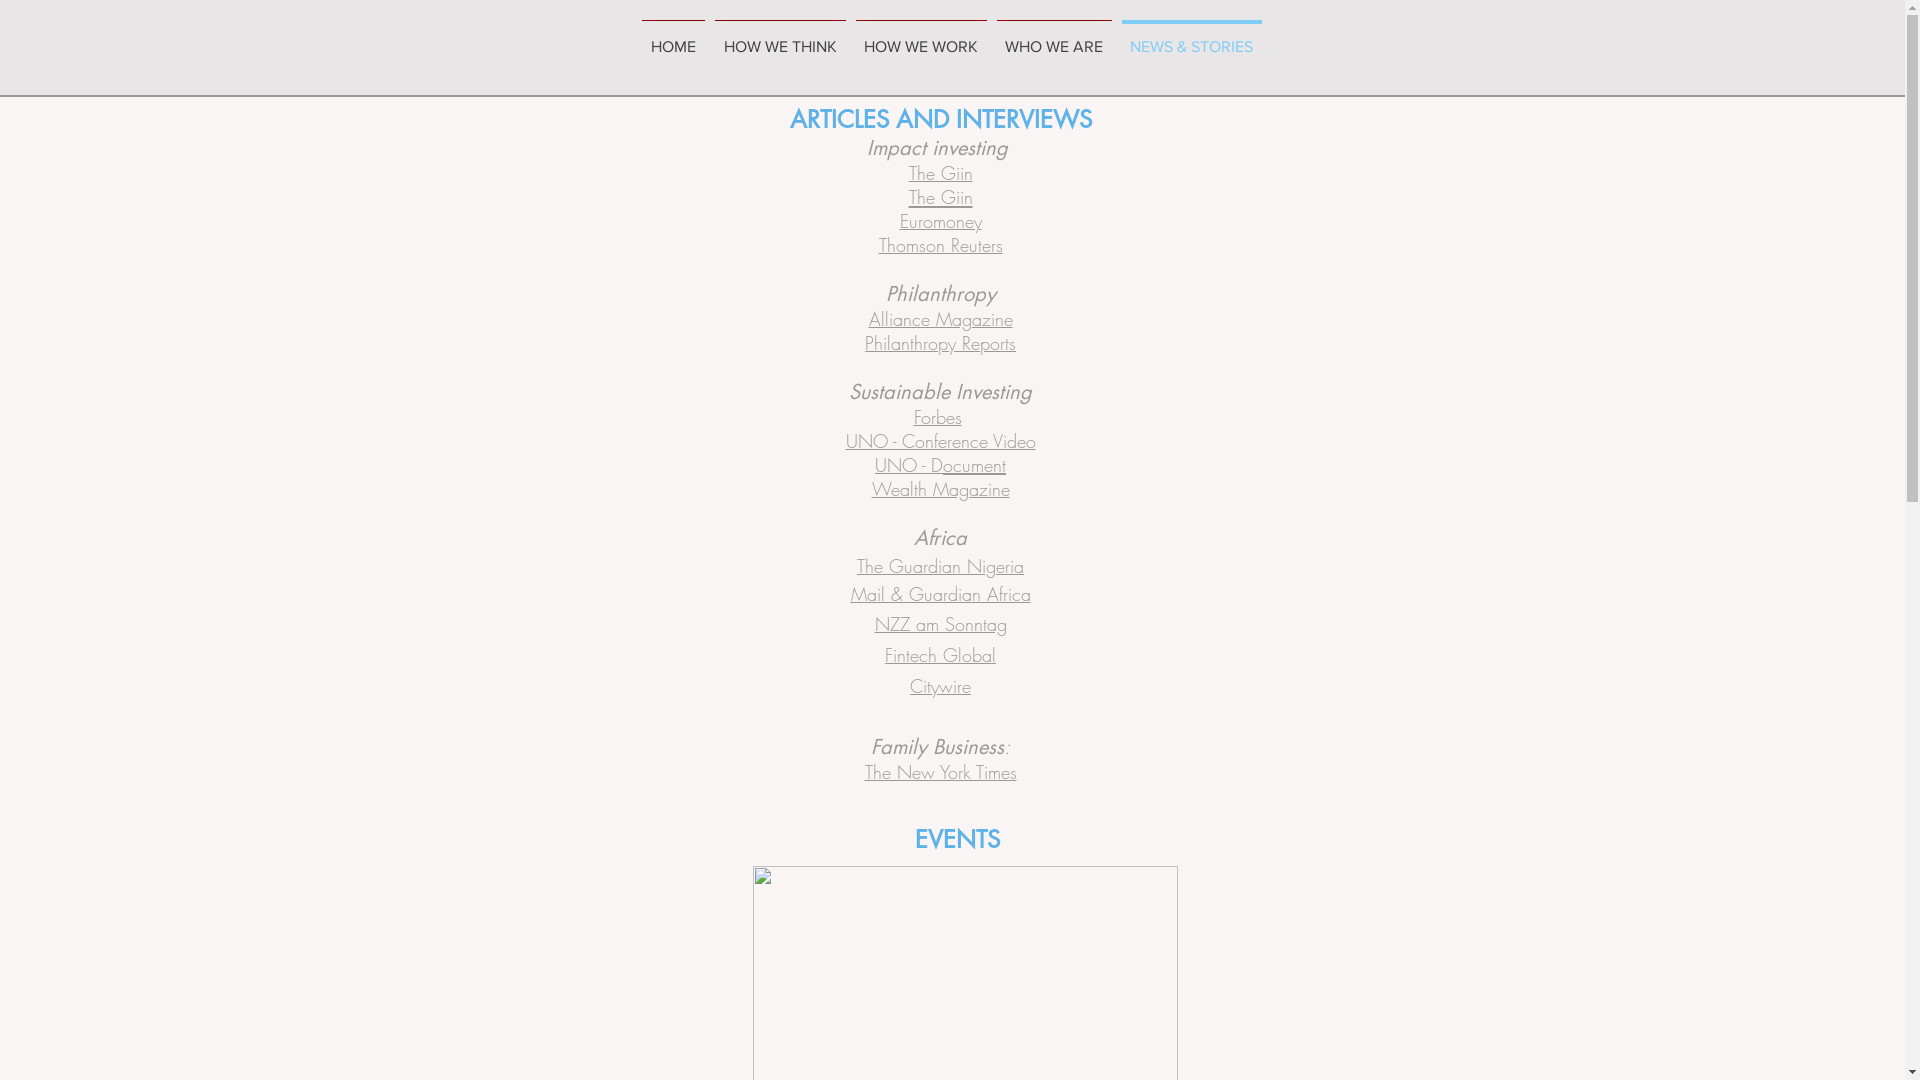 The image size is (1920, 1080). I want to click on 'The Guardian Nigeria', so click(939, 567).